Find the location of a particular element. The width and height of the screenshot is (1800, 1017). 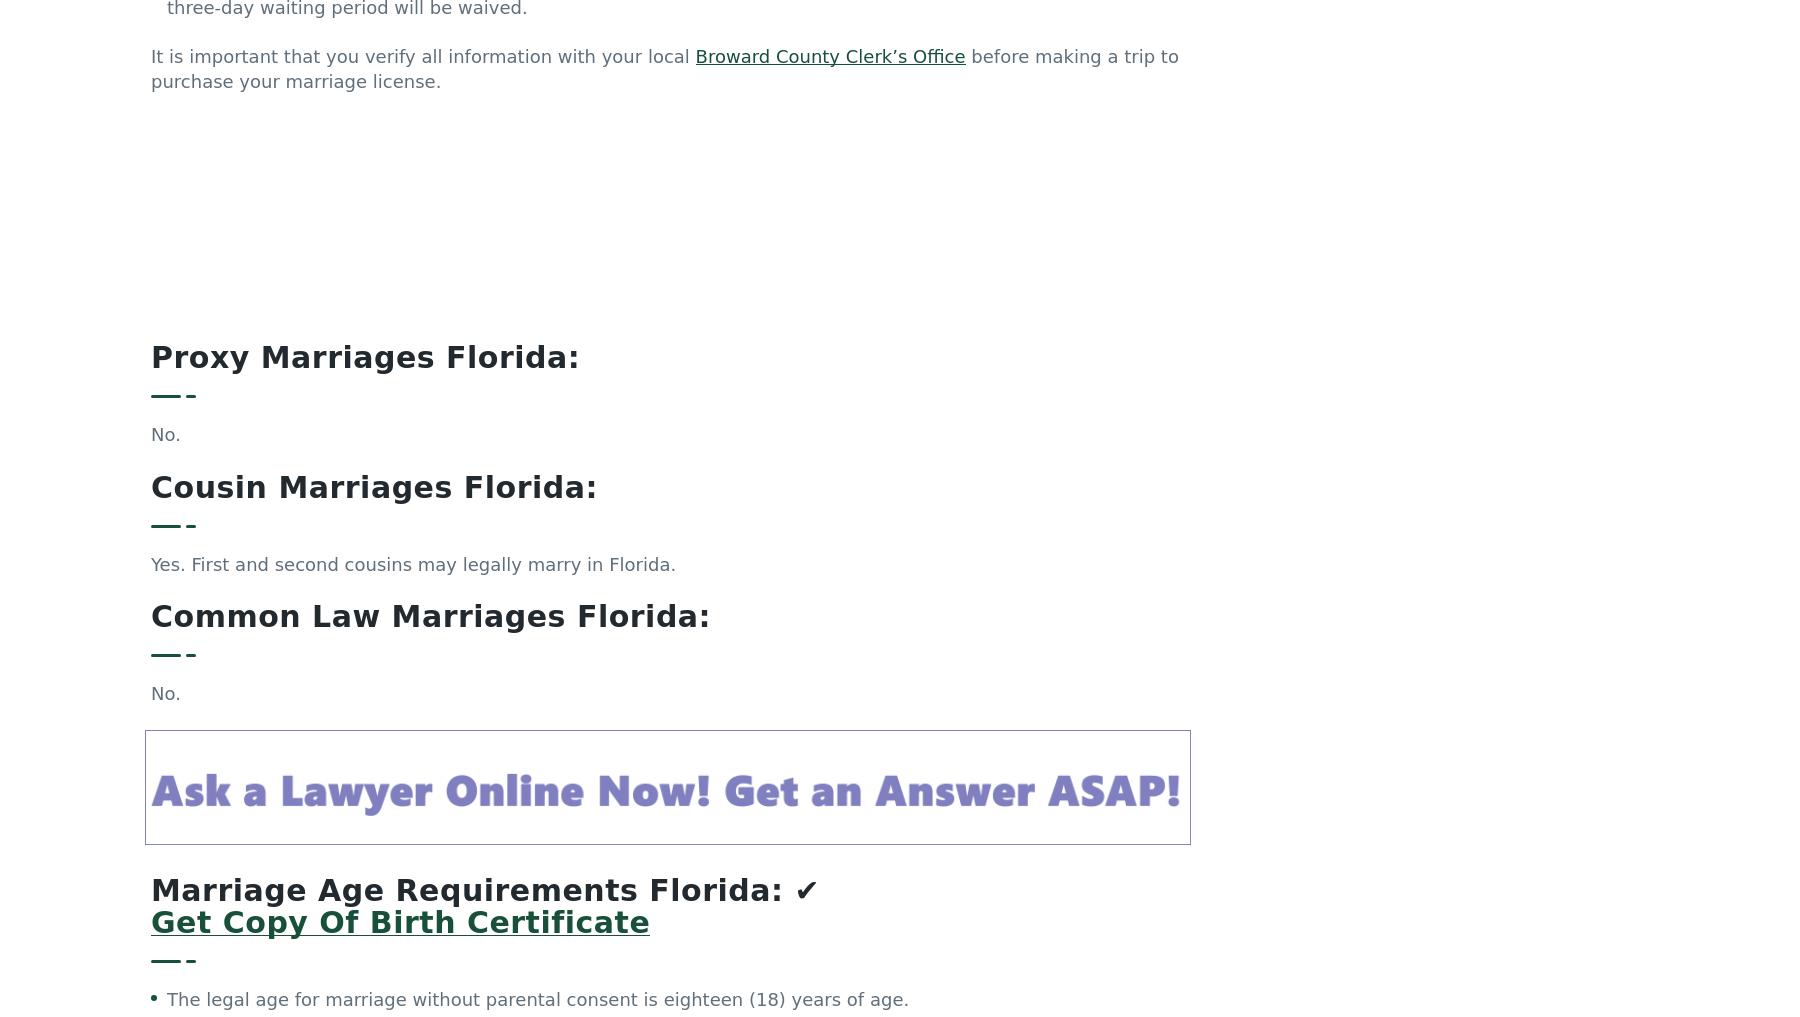

'It is important that you verify all information with your local' is located at coordinates (423, 65).